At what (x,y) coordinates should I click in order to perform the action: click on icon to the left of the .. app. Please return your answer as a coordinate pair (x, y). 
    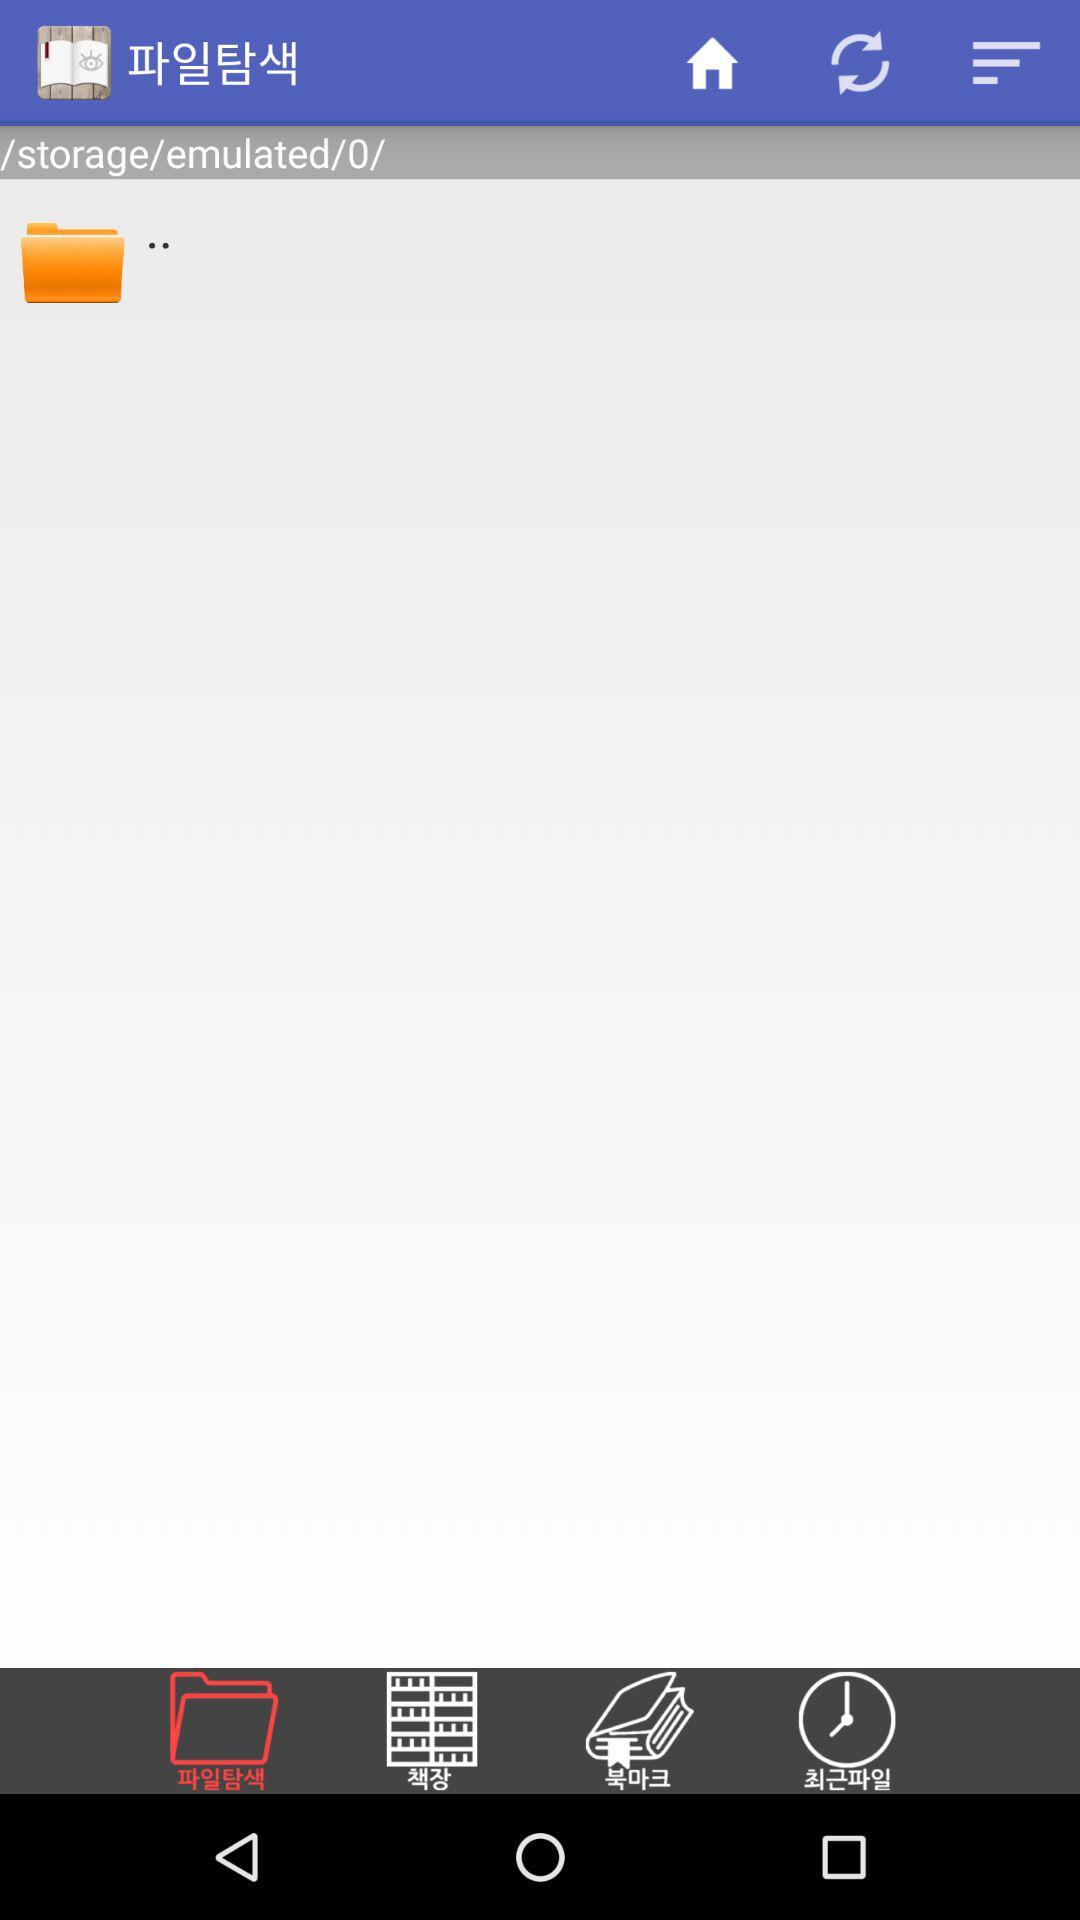
    Looking at the image, I should click on (71, 257).